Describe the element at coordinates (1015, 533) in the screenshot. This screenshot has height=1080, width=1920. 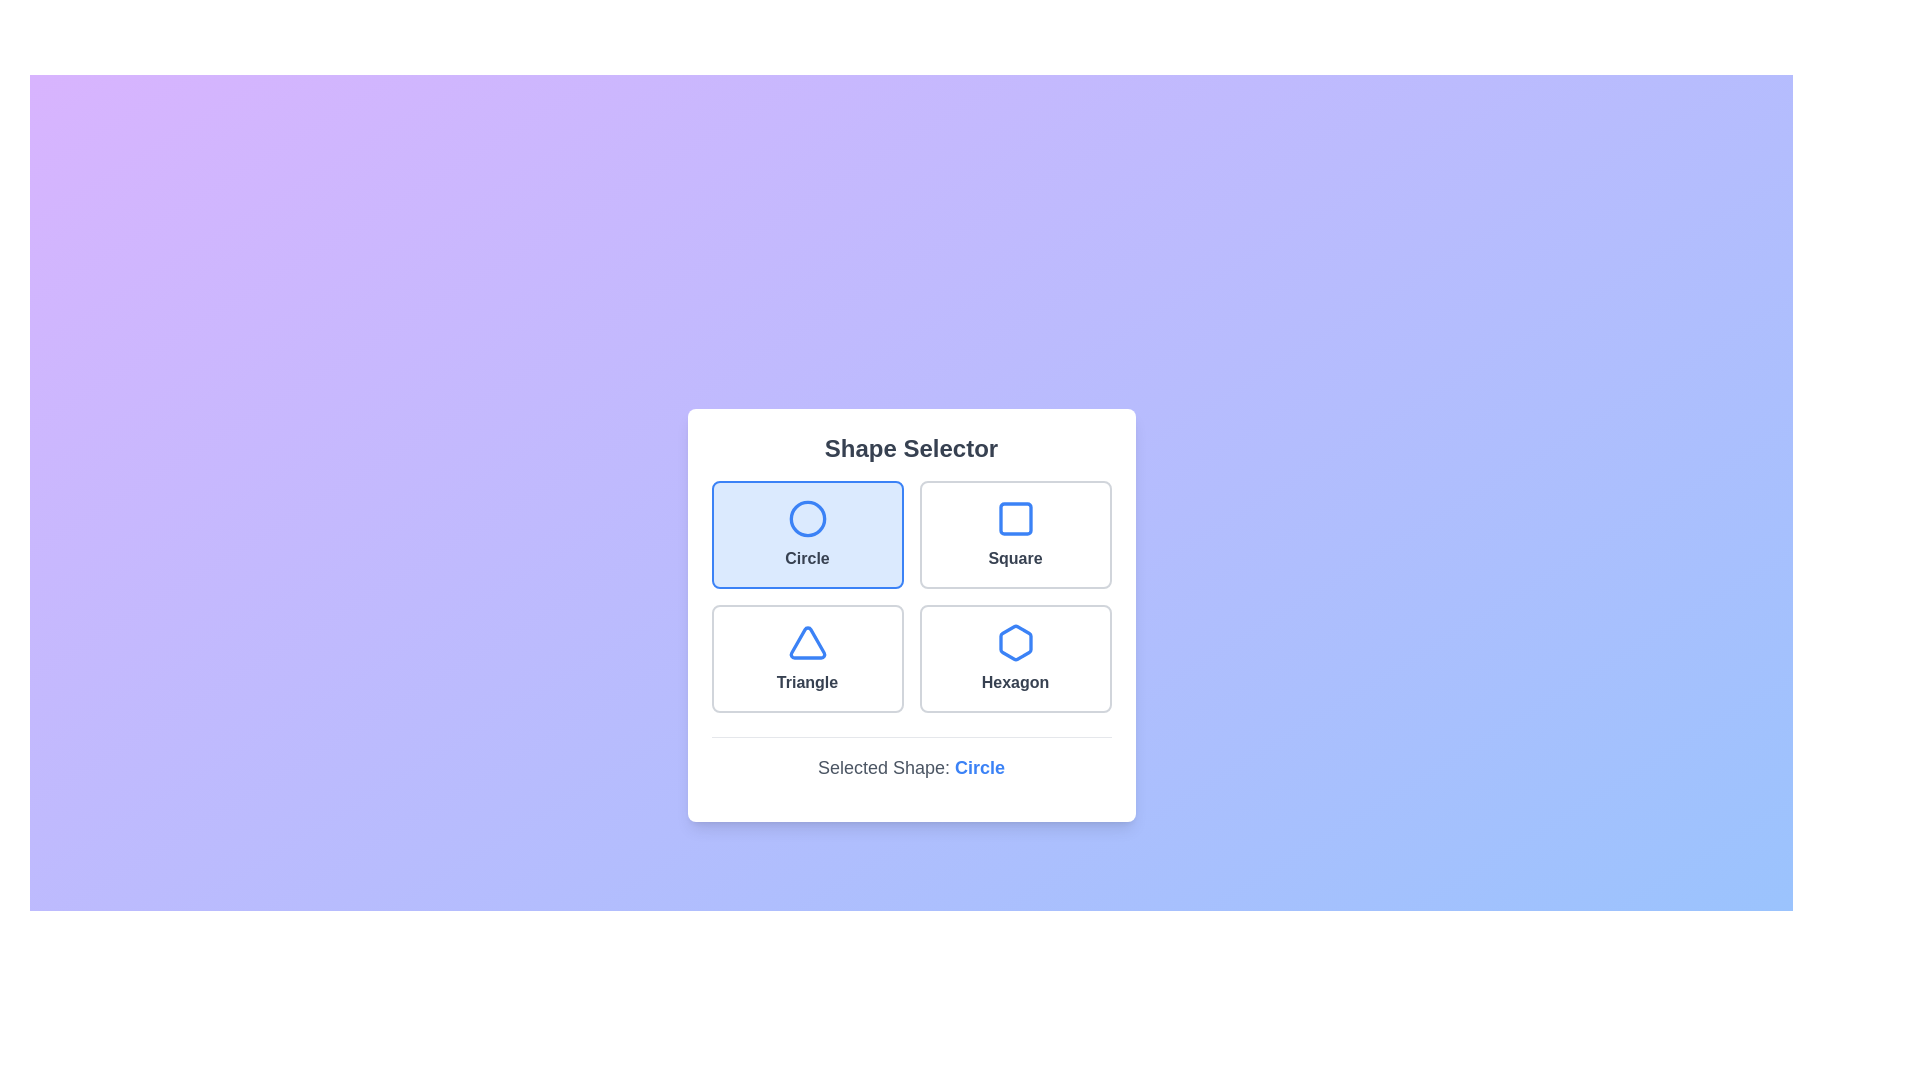
I see `the shape button corresponding to Square` at that location.